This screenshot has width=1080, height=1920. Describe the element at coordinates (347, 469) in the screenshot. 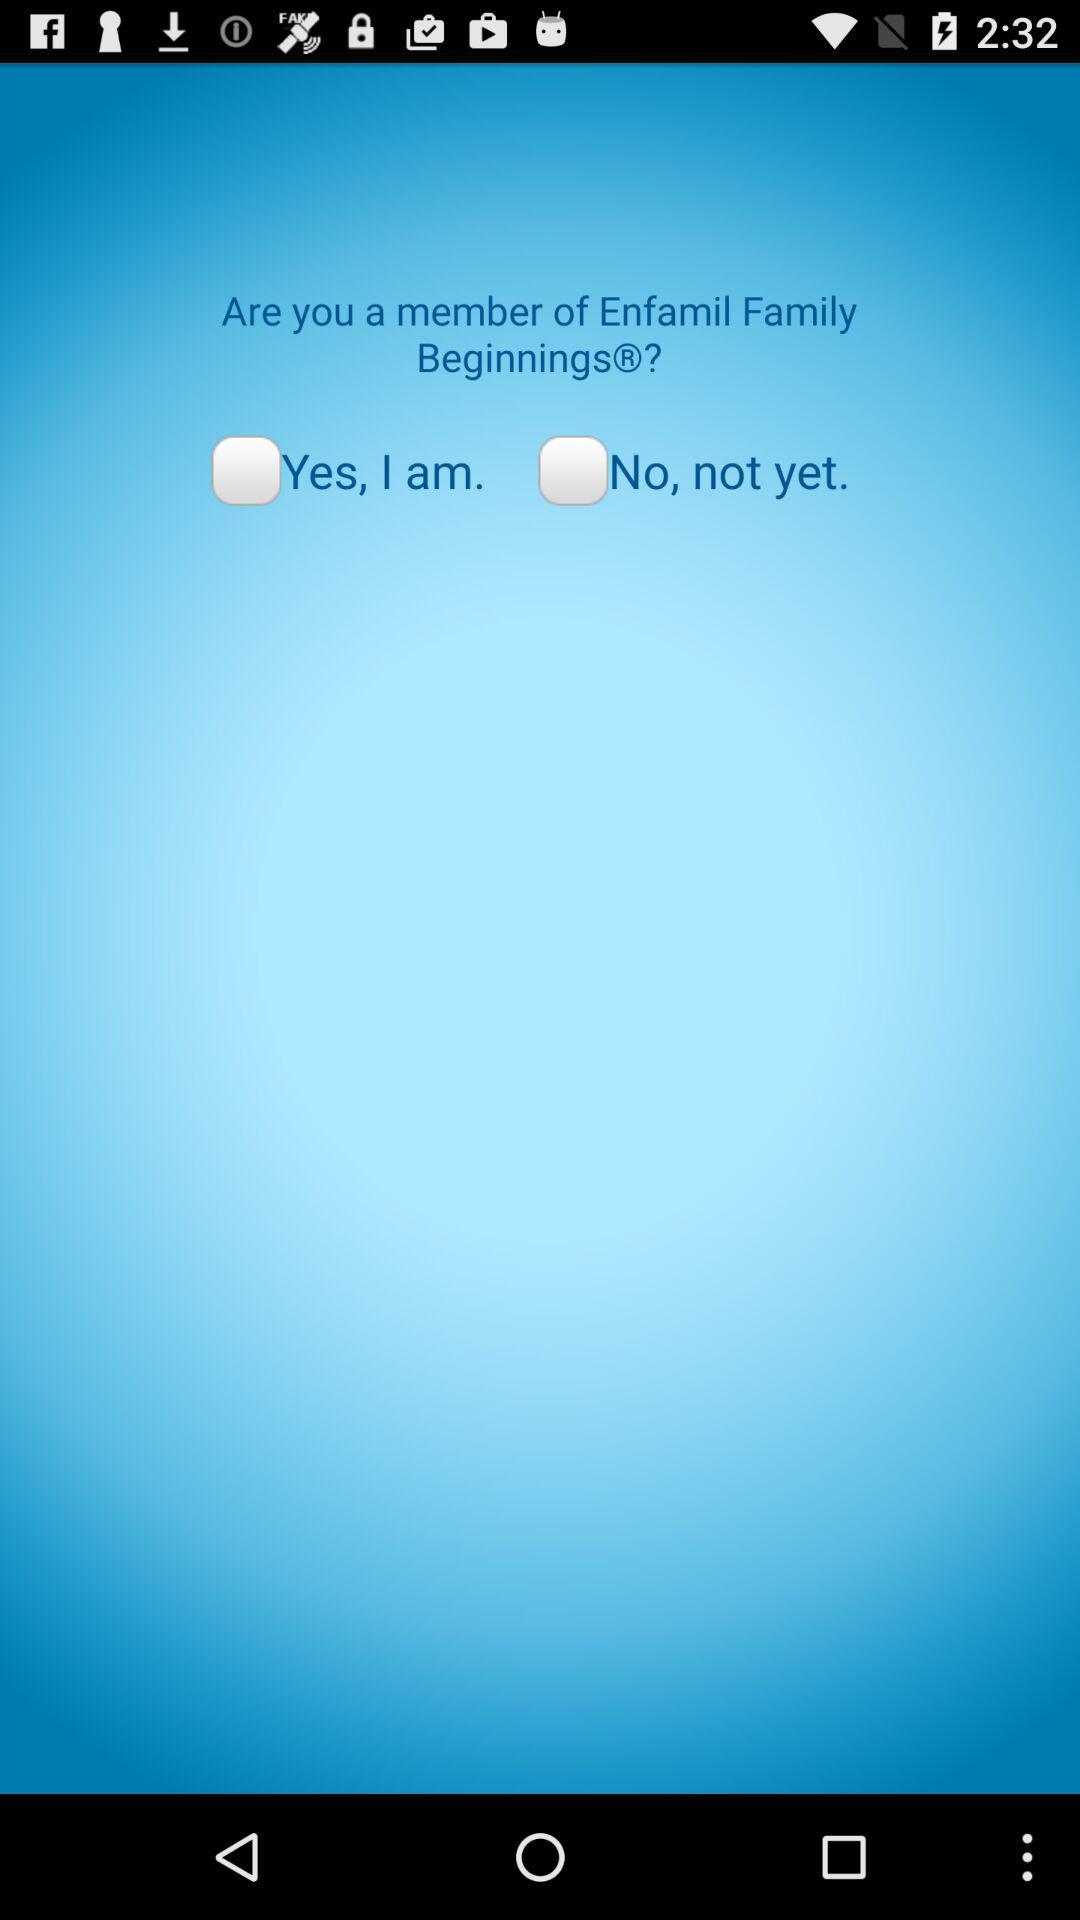

I see `the radio button next to no, not yet. icon` at that location.